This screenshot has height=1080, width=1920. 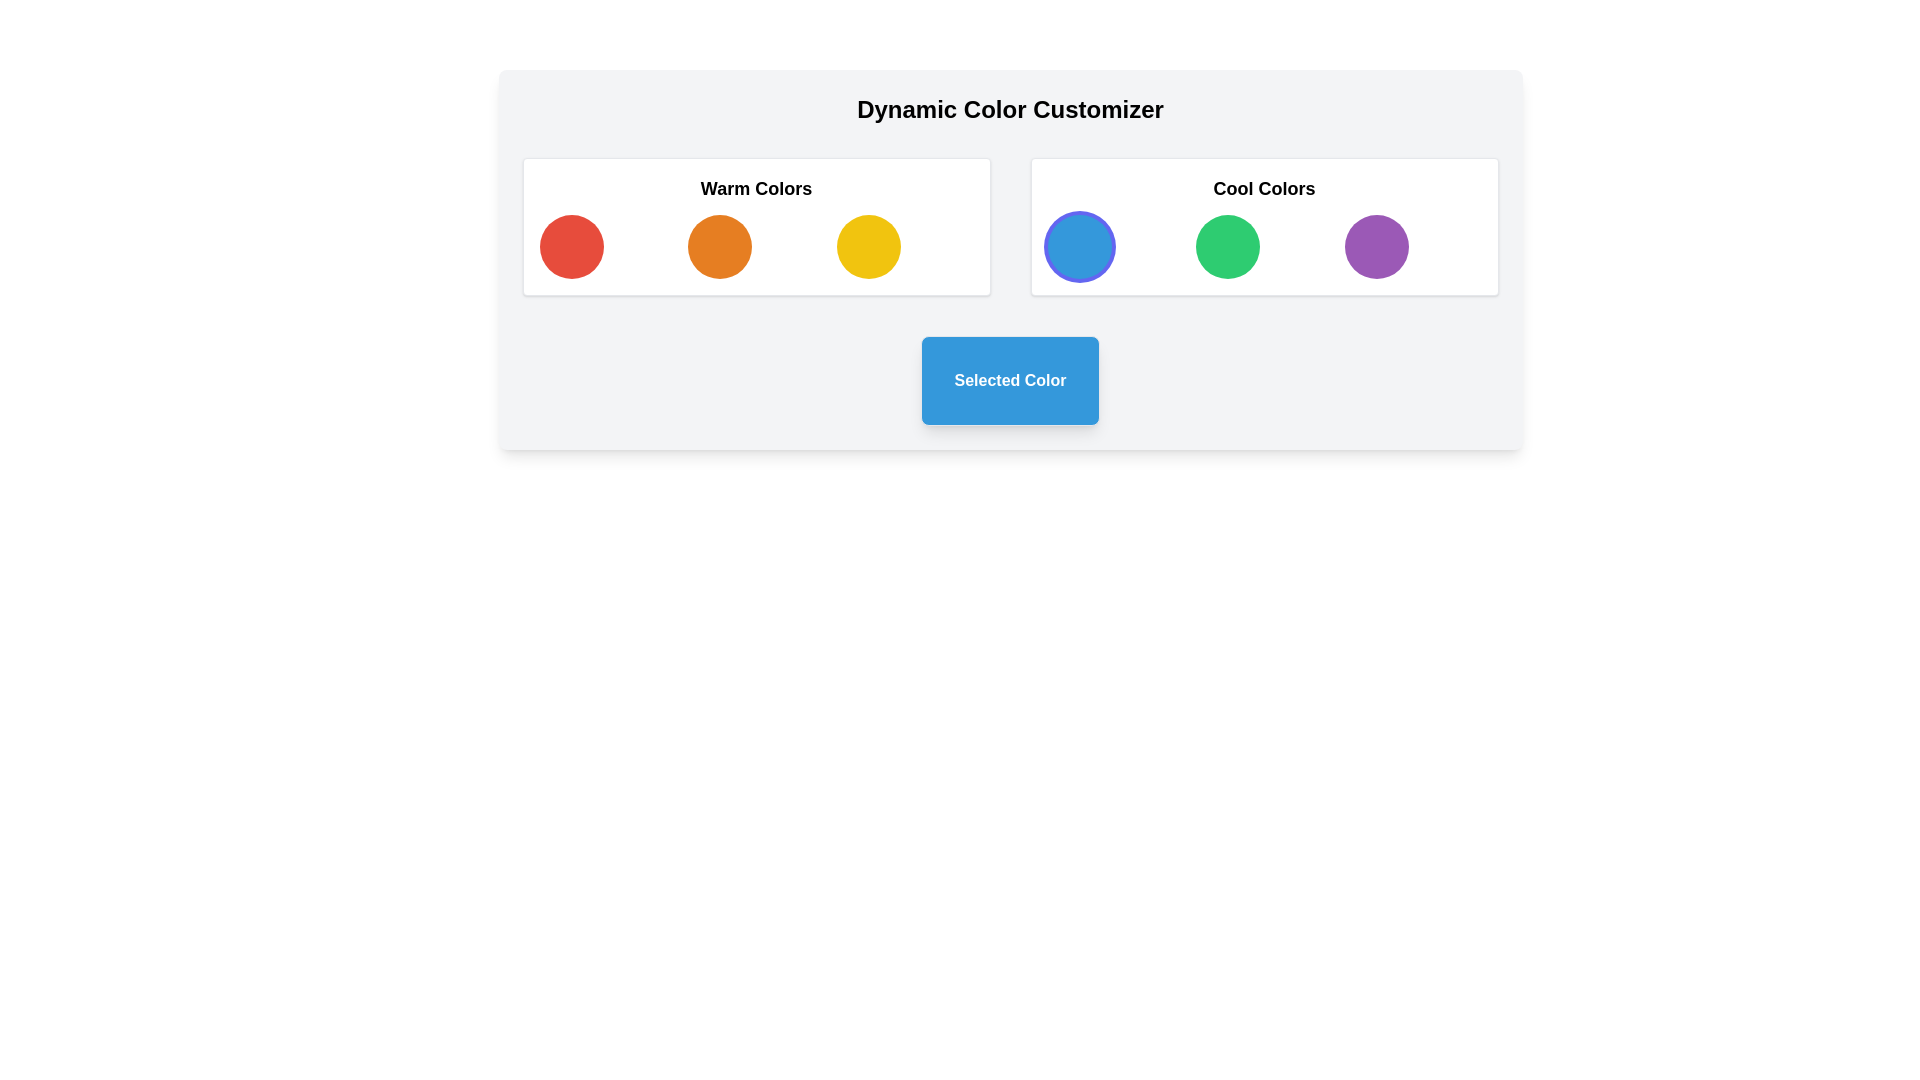 What do you see at coordinates (720, 245) in the screenshot?
I see `the orange color selection button located in the middle of the 'Warm Colors' section to scale it up` at bounding box center [720, 245].